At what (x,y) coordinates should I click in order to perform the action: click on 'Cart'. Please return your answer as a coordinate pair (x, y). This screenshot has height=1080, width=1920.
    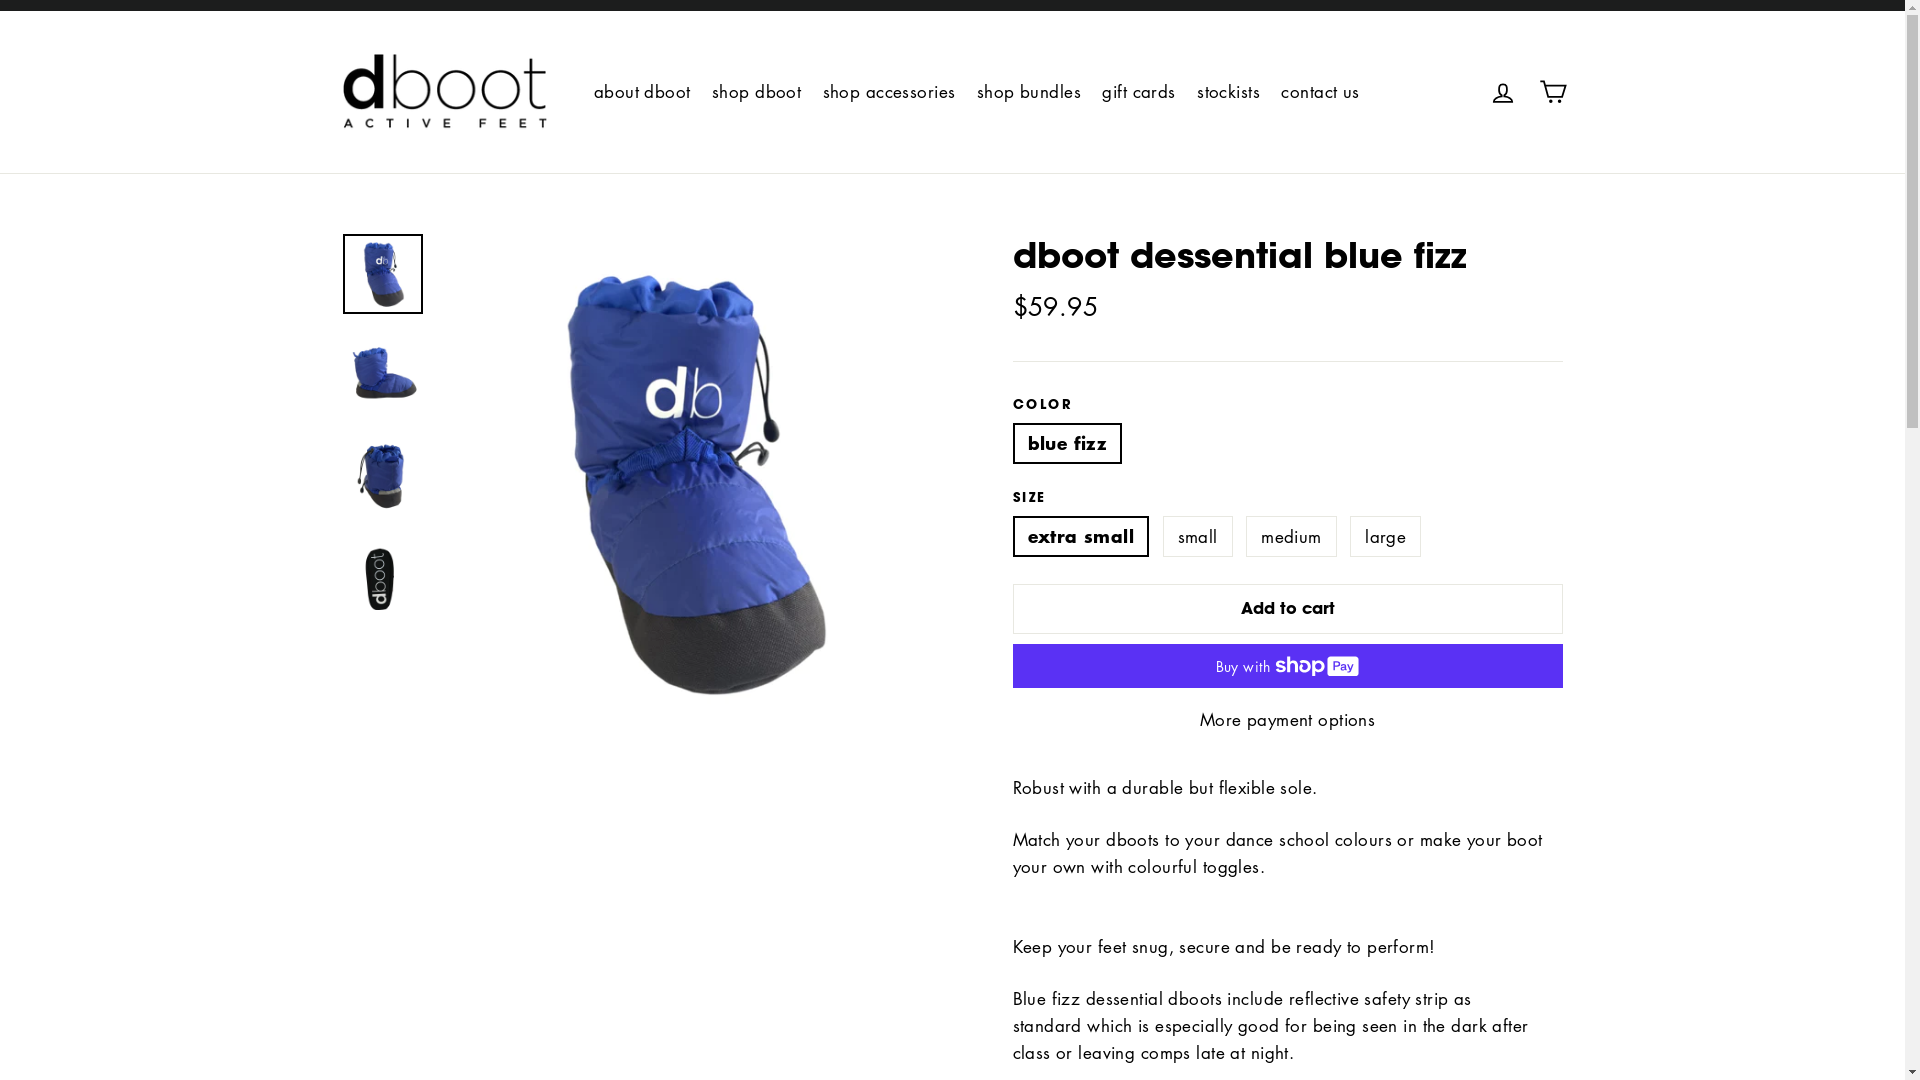
    Looking at the image, I should click on (1550, 92).